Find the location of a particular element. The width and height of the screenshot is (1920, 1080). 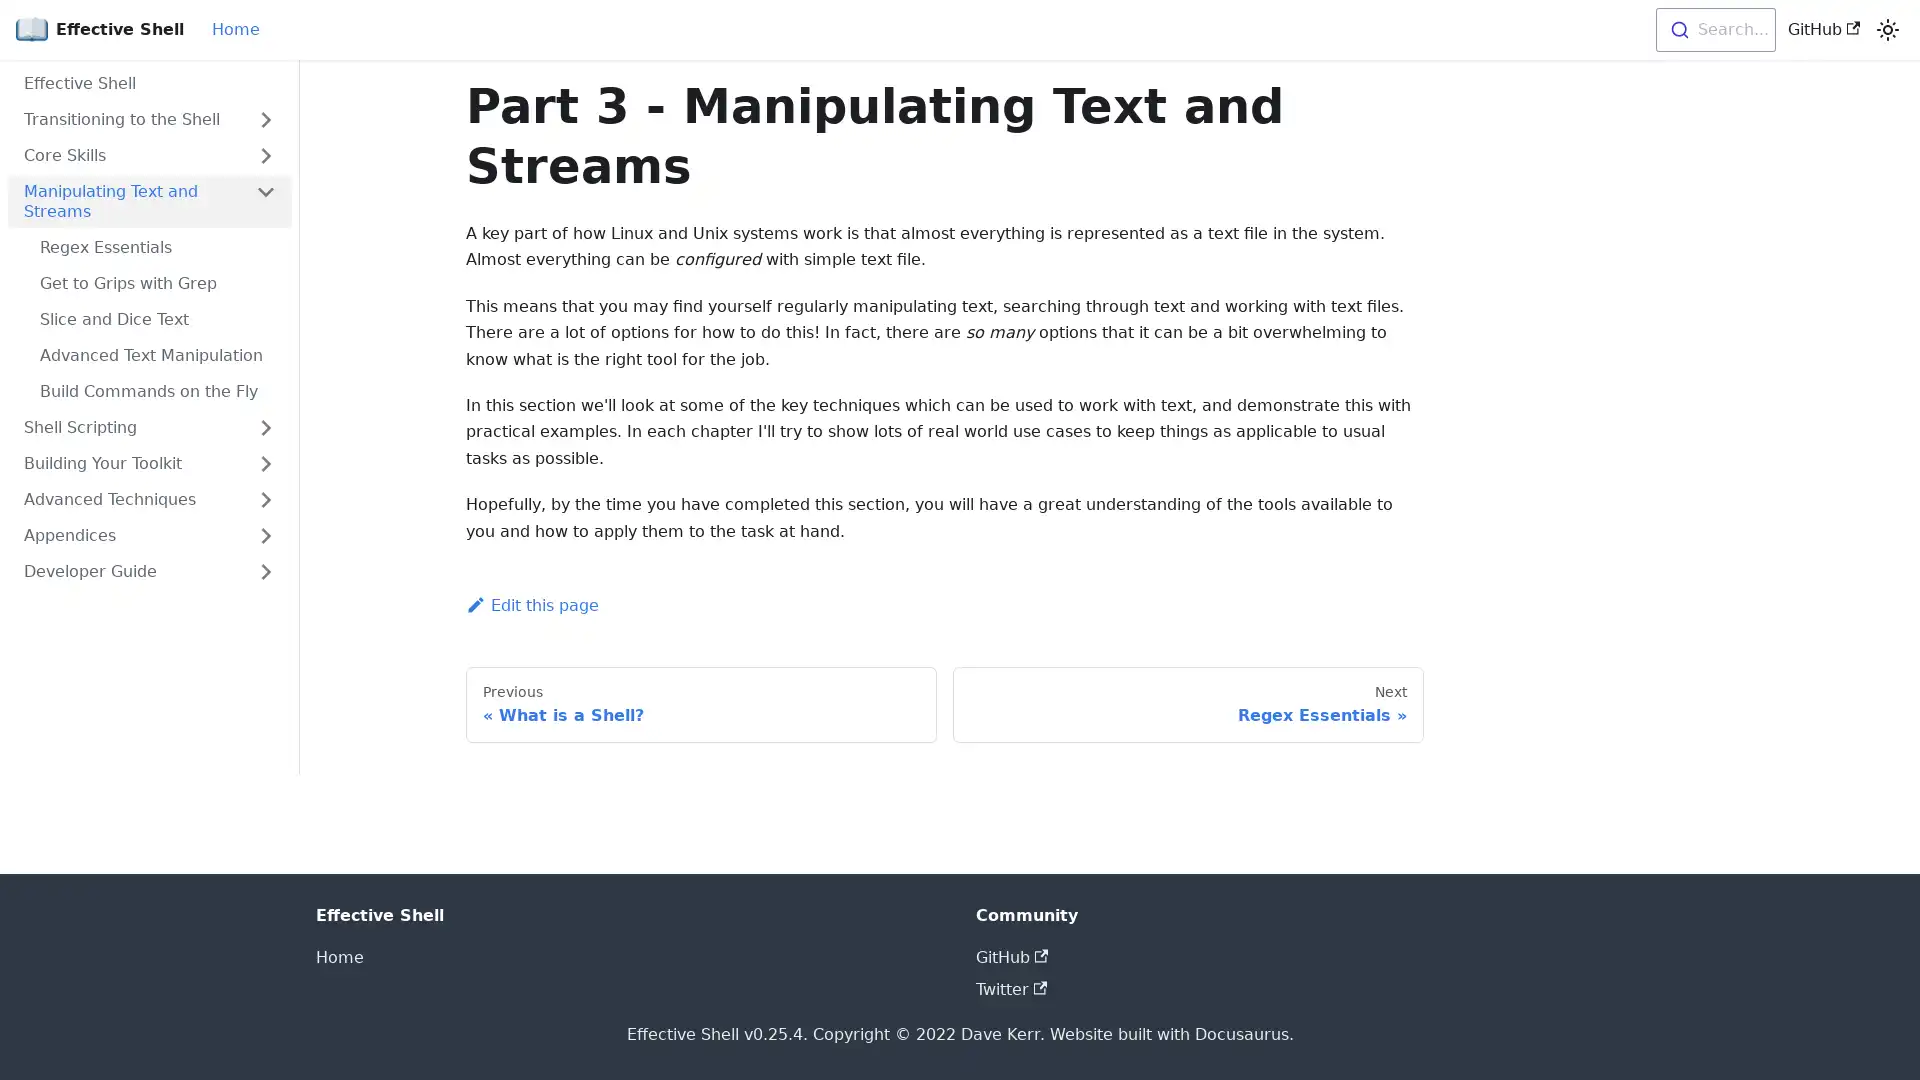

Toggle the collapsible sidebar category 'Building Your Toolkit' is located at coordinates (264, 463).